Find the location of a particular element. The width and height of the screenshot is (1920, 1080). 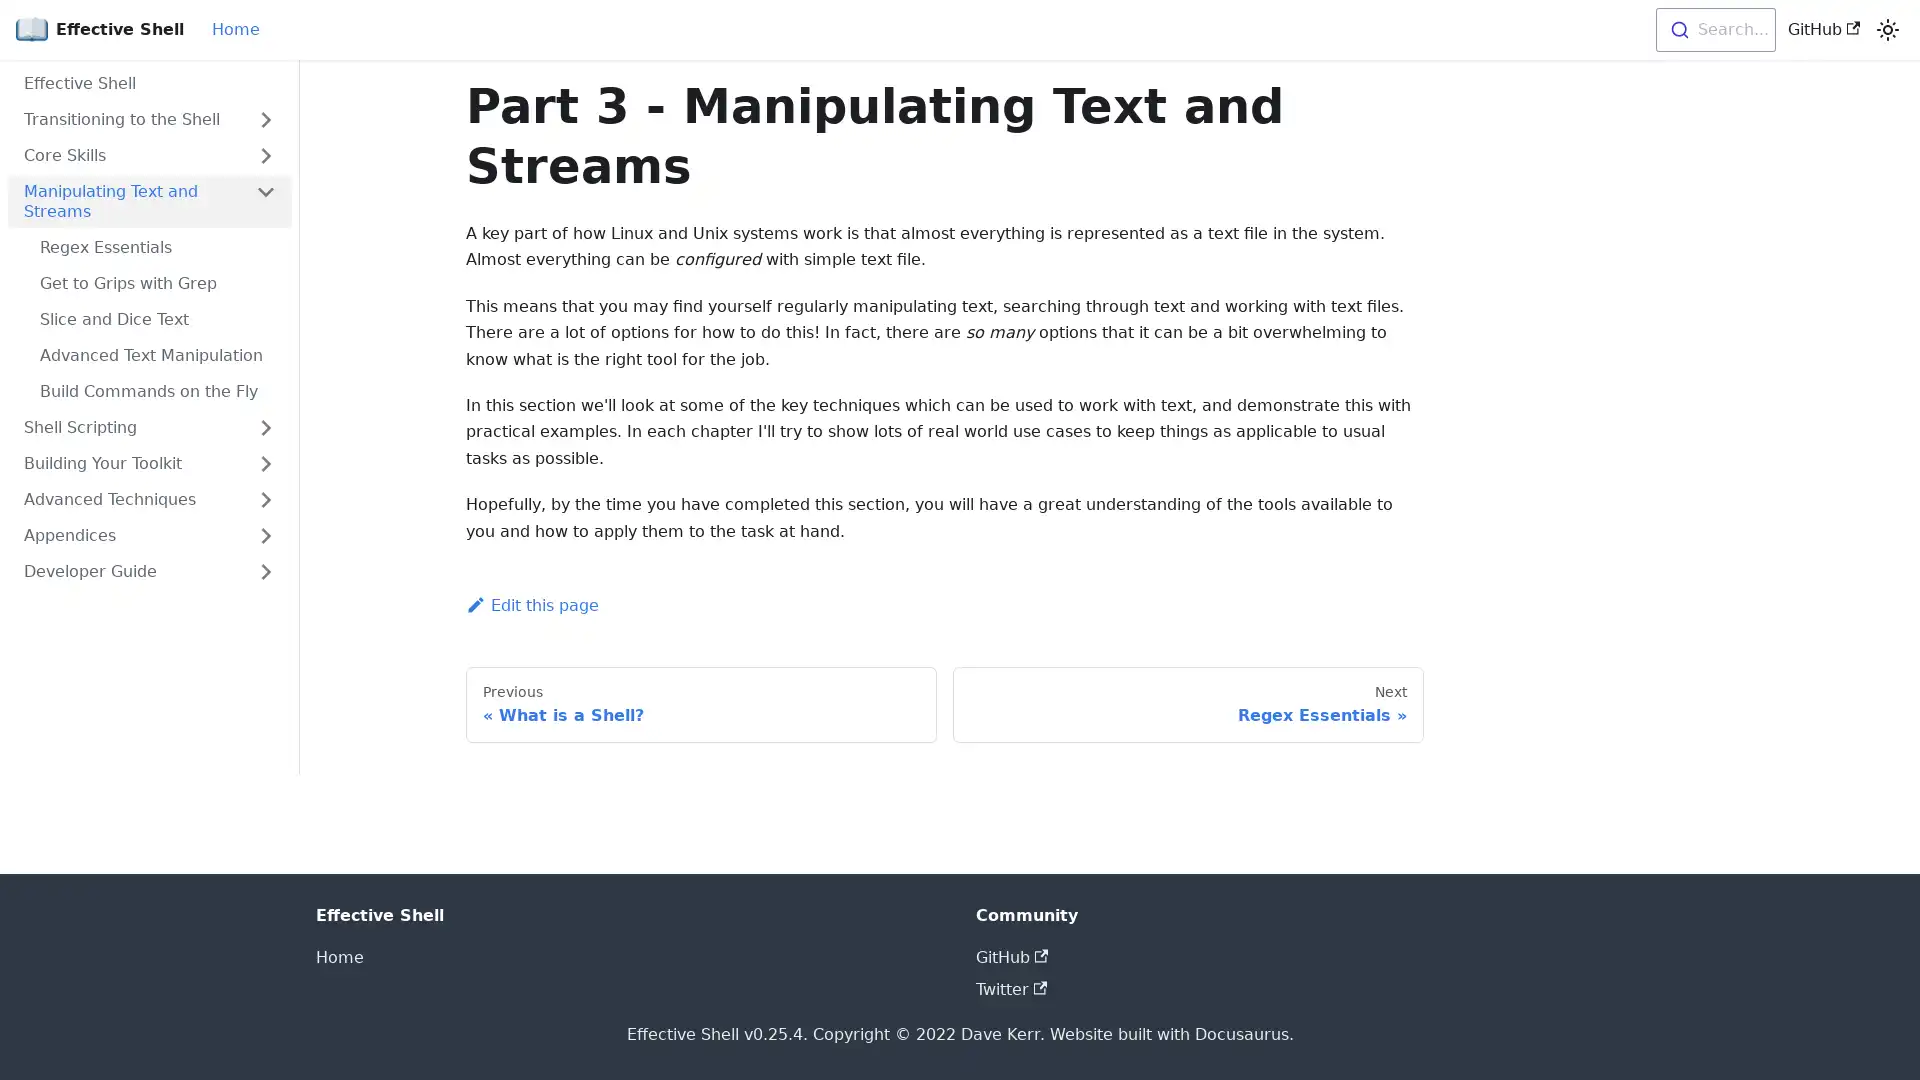

Toggle the collapsible sidebar category 'Building Your Toolkit' is located at coordinates (264, 463).